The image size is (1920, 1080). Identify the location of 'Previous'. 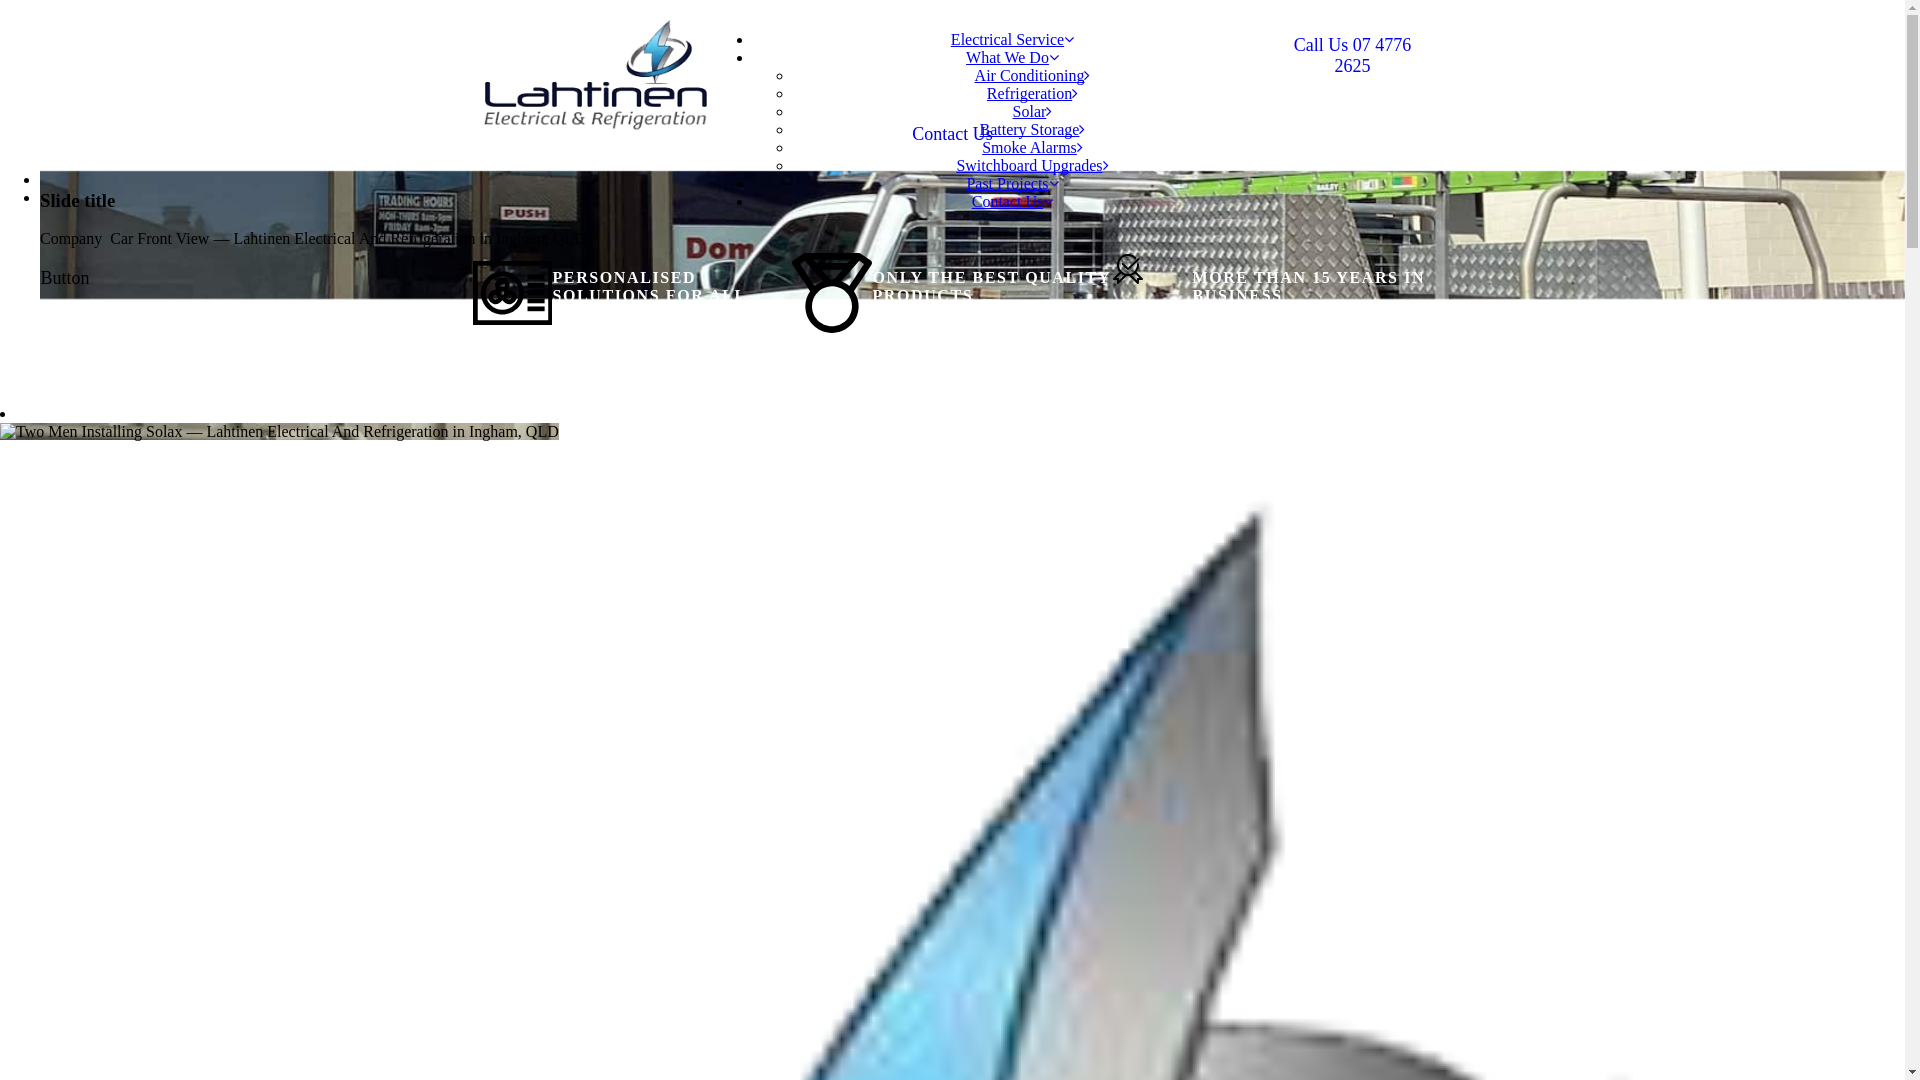
(39, 178).